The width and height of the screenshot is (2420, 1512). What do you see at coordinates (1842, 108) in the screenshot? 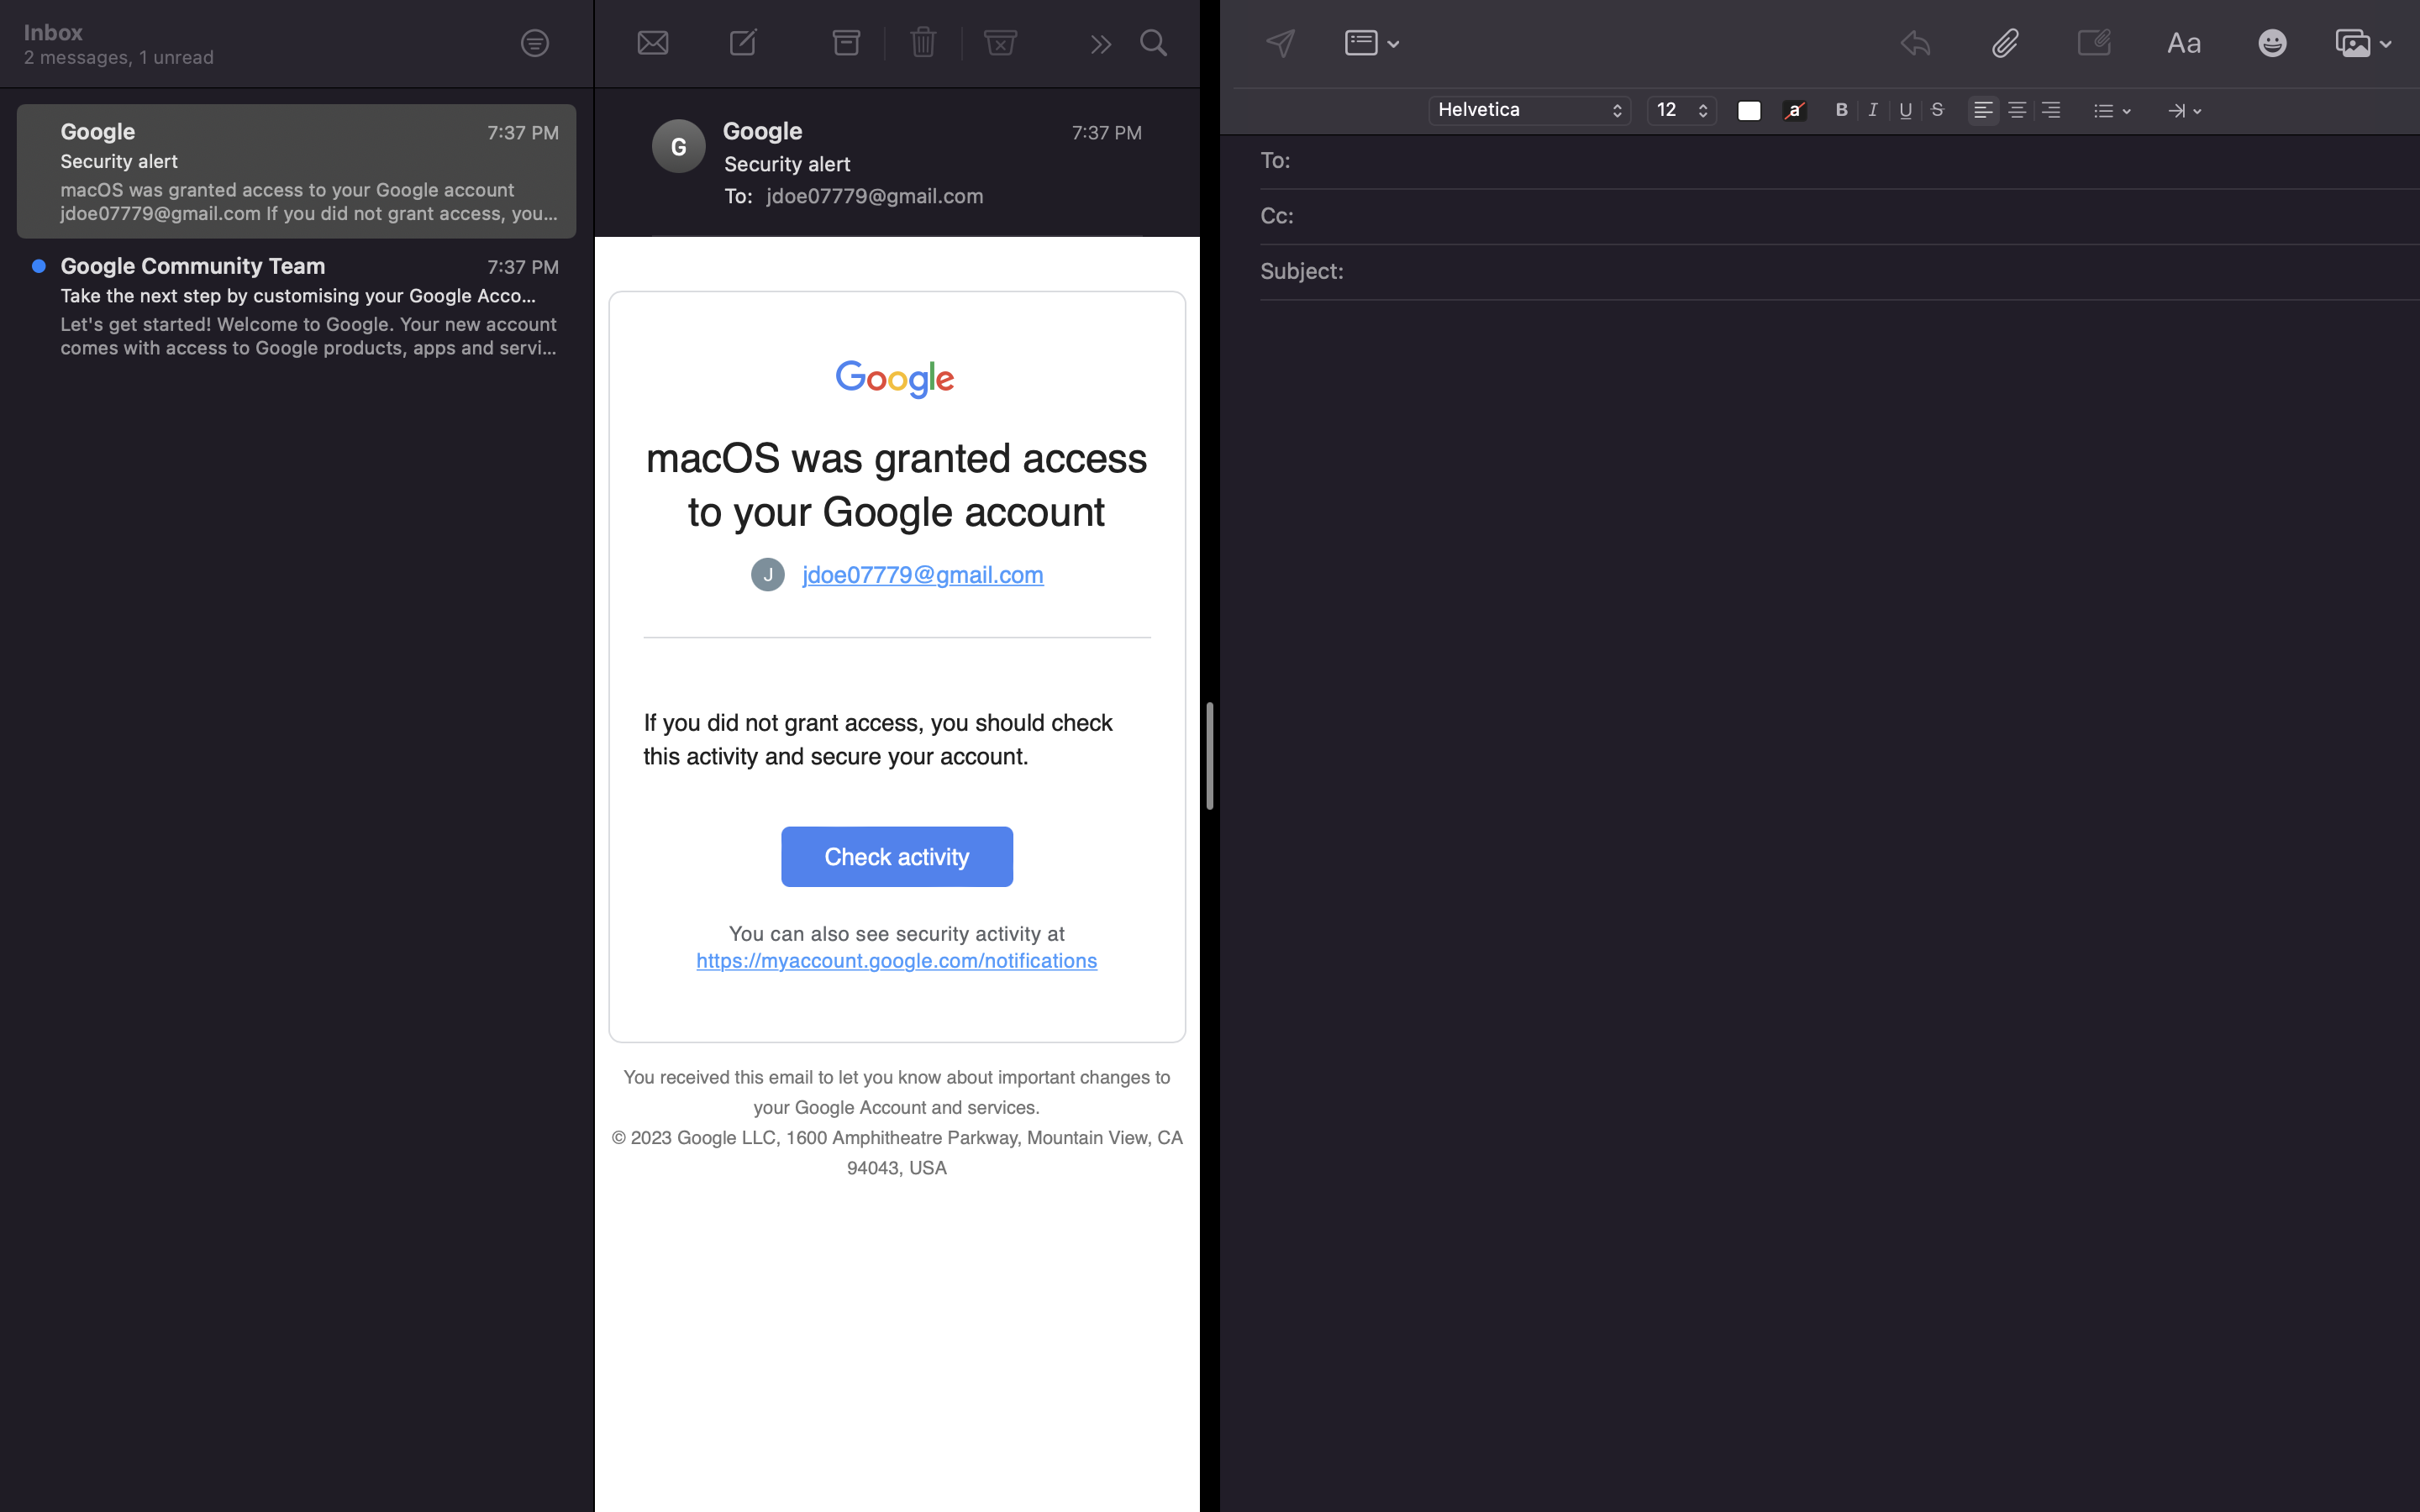
I see `font style to bold` at bounding box center [1842, 108].